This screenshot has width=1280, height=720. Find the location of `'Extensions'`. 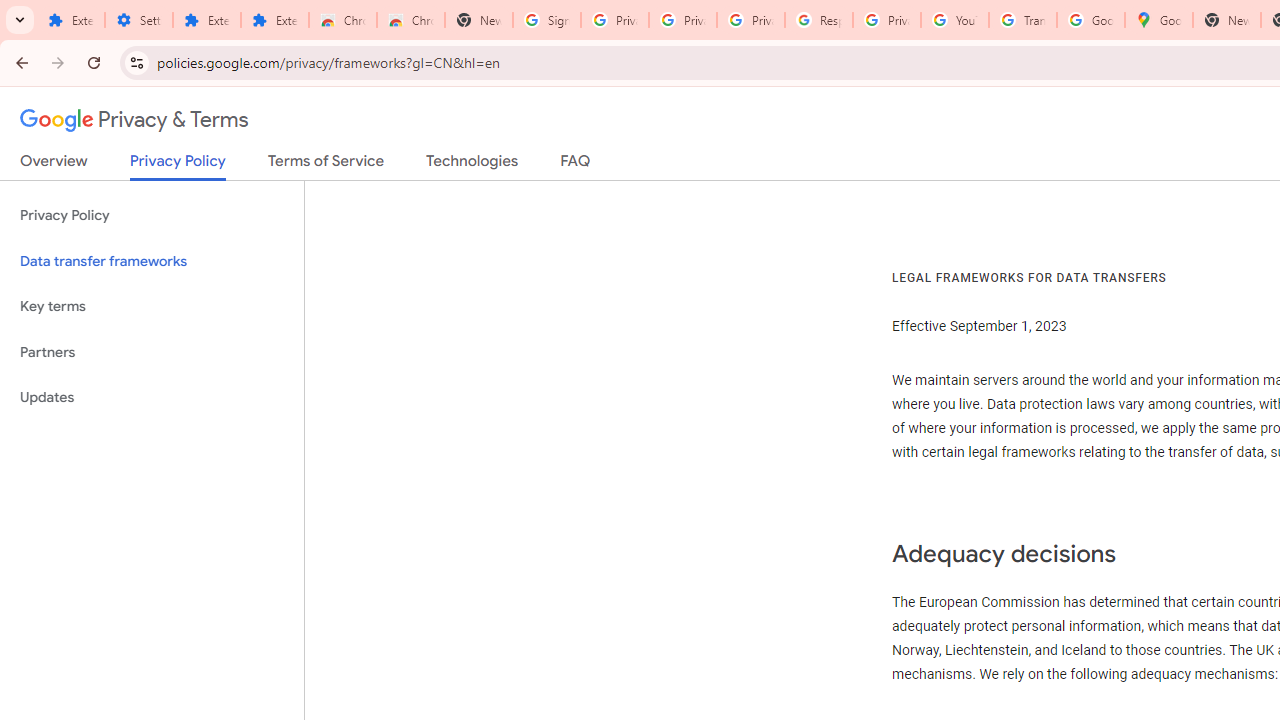

'Extensions' is located at coordinates (206, 20).